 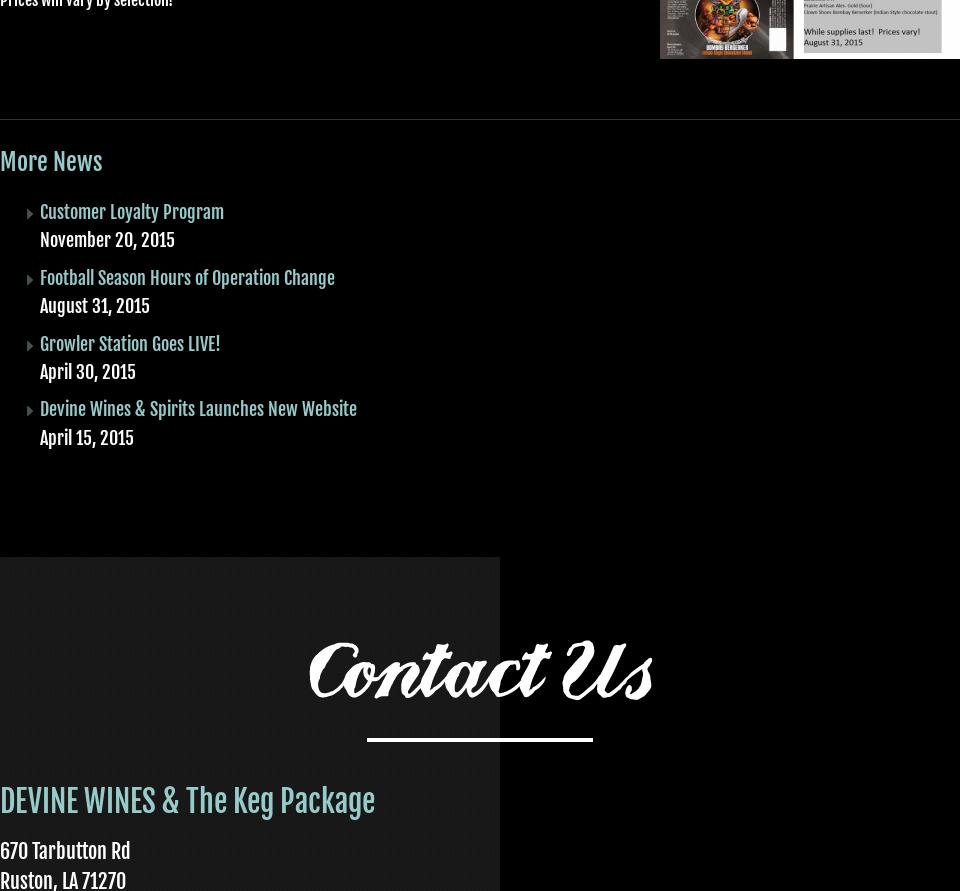 I want to click on 'November 20, 2015', so click(x=107, y=240).